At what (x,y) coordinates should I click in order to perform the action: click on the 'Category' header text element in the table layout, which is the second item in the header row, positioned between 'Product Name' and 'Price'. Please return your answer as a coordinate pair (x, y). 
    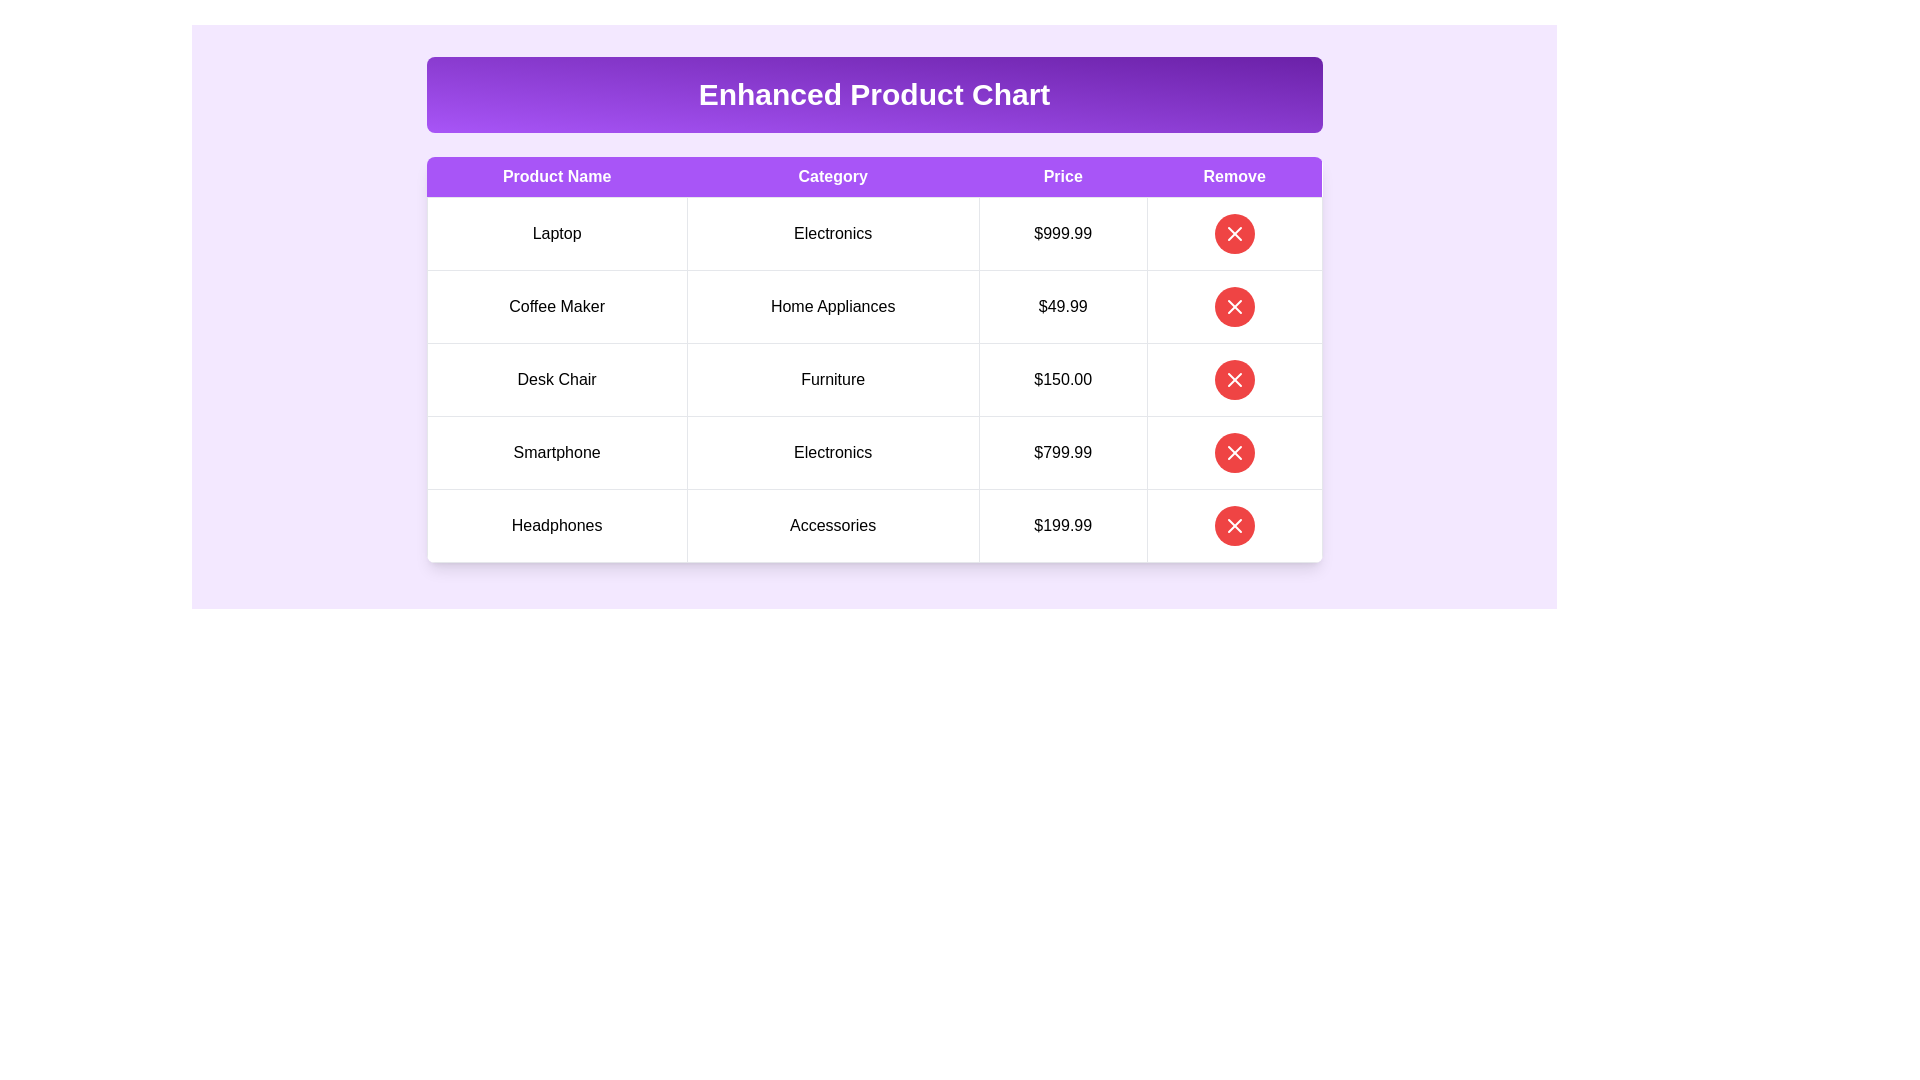
    Looking at the image, I should click on (833, 176).